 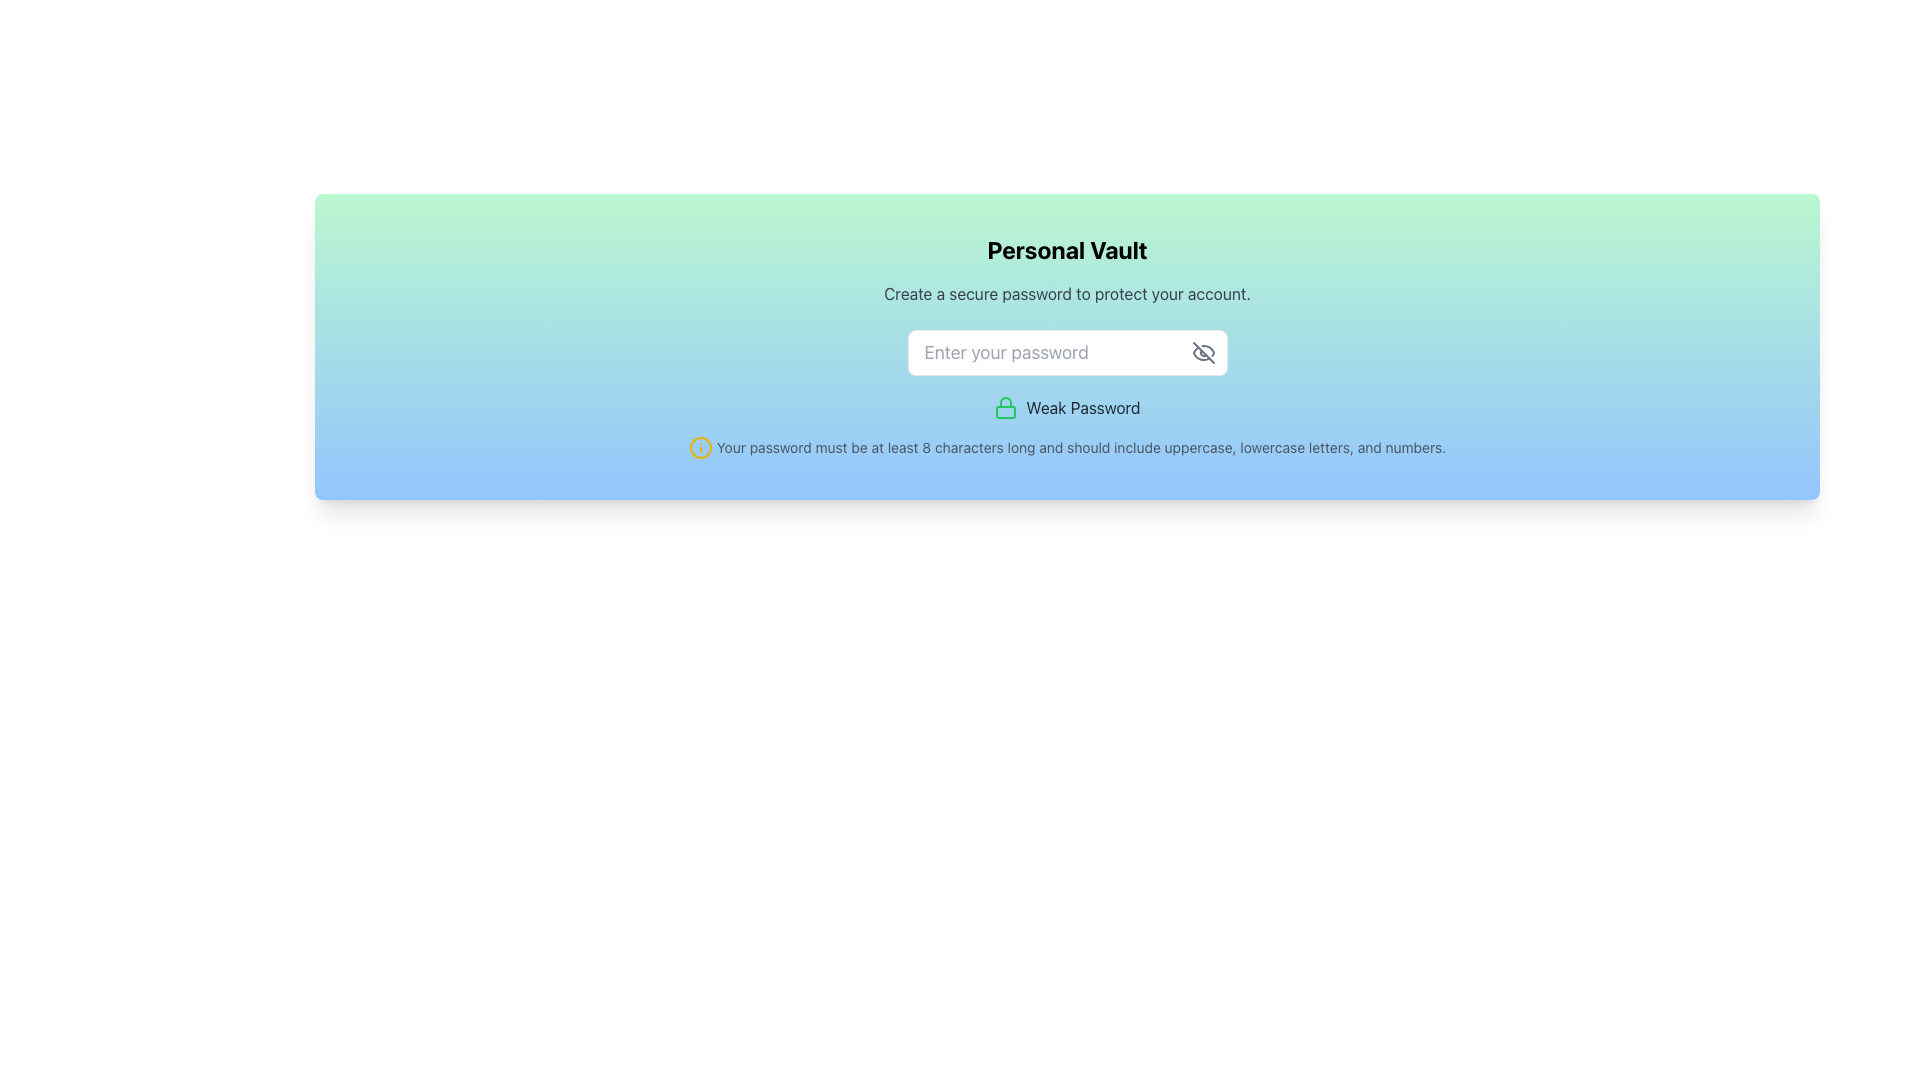 What do you see at coordinates (1082, 407) in the screenshot?
I see `the text label indicating the security strength of the password, located to the right of the green lock icon` at bounding box center [1082, 407].